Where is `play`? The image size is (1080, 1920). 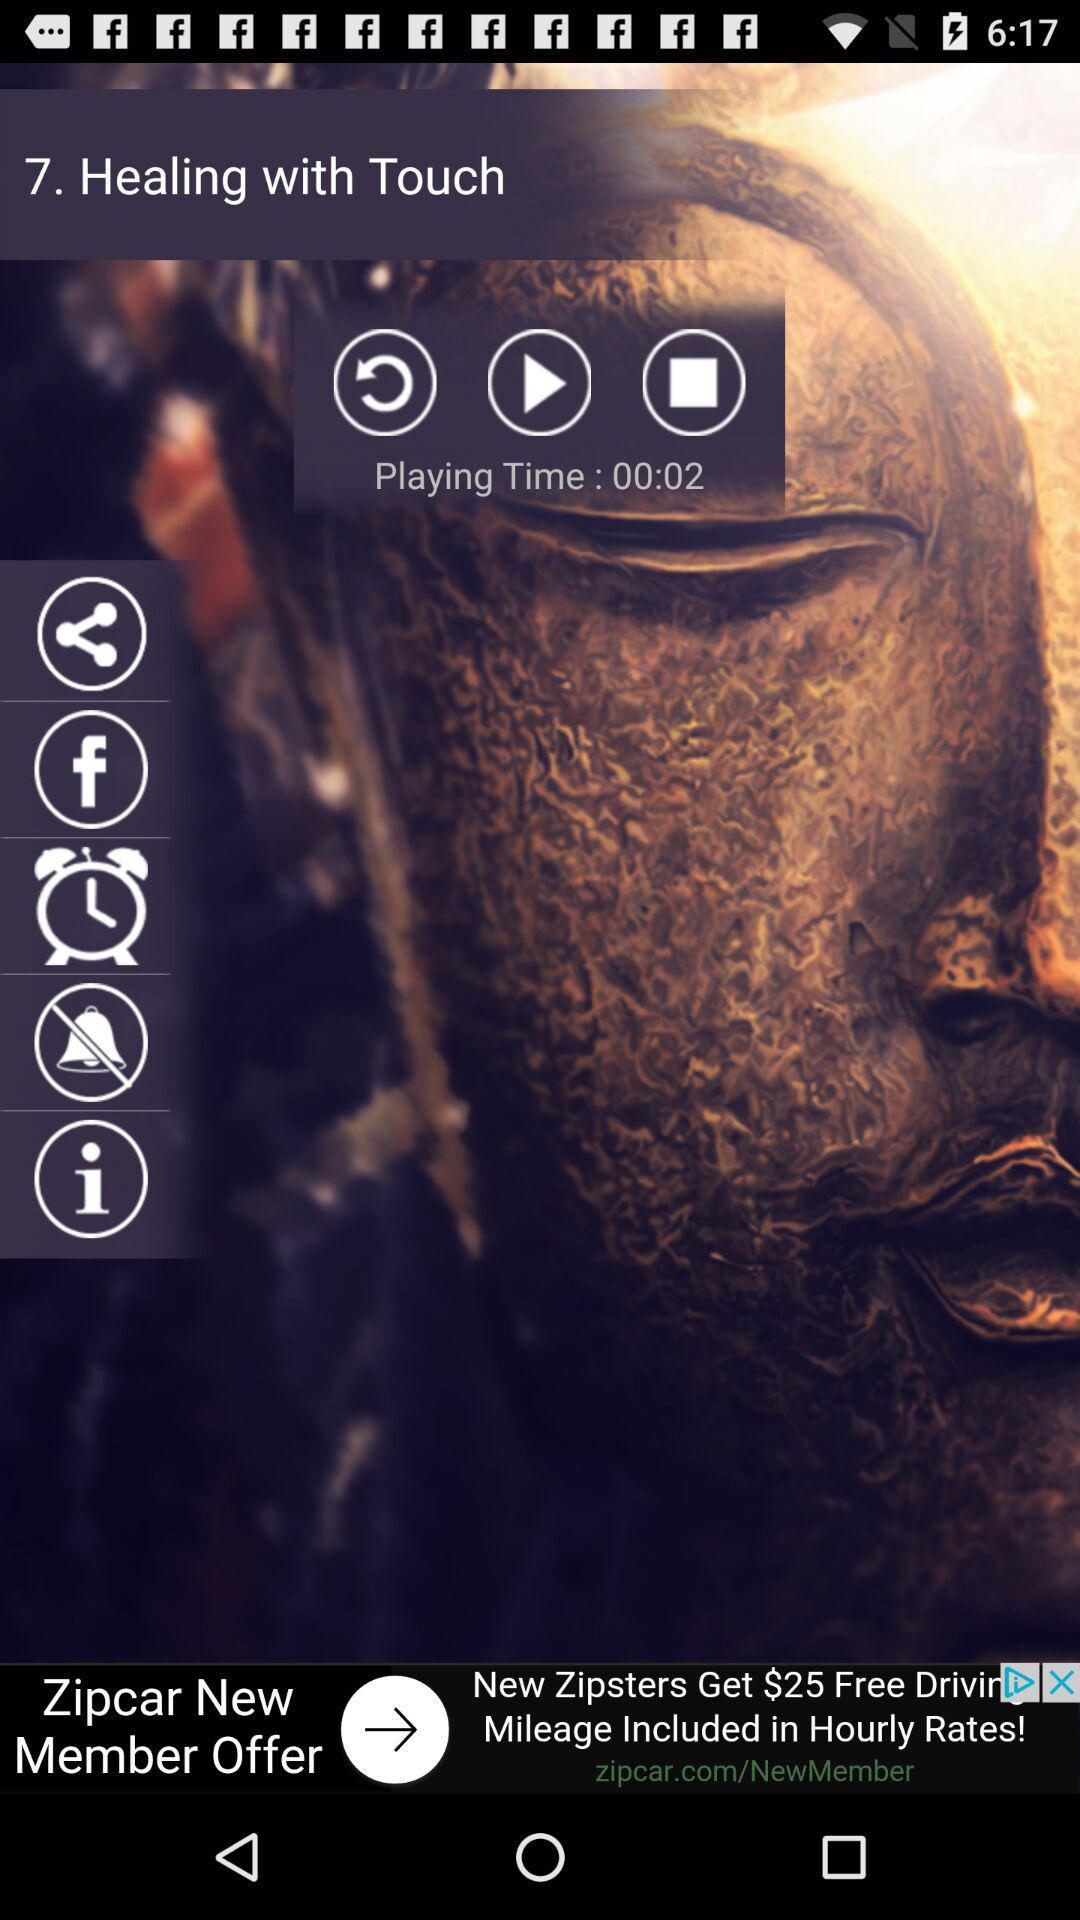 play is located at coordinates (538, 382).